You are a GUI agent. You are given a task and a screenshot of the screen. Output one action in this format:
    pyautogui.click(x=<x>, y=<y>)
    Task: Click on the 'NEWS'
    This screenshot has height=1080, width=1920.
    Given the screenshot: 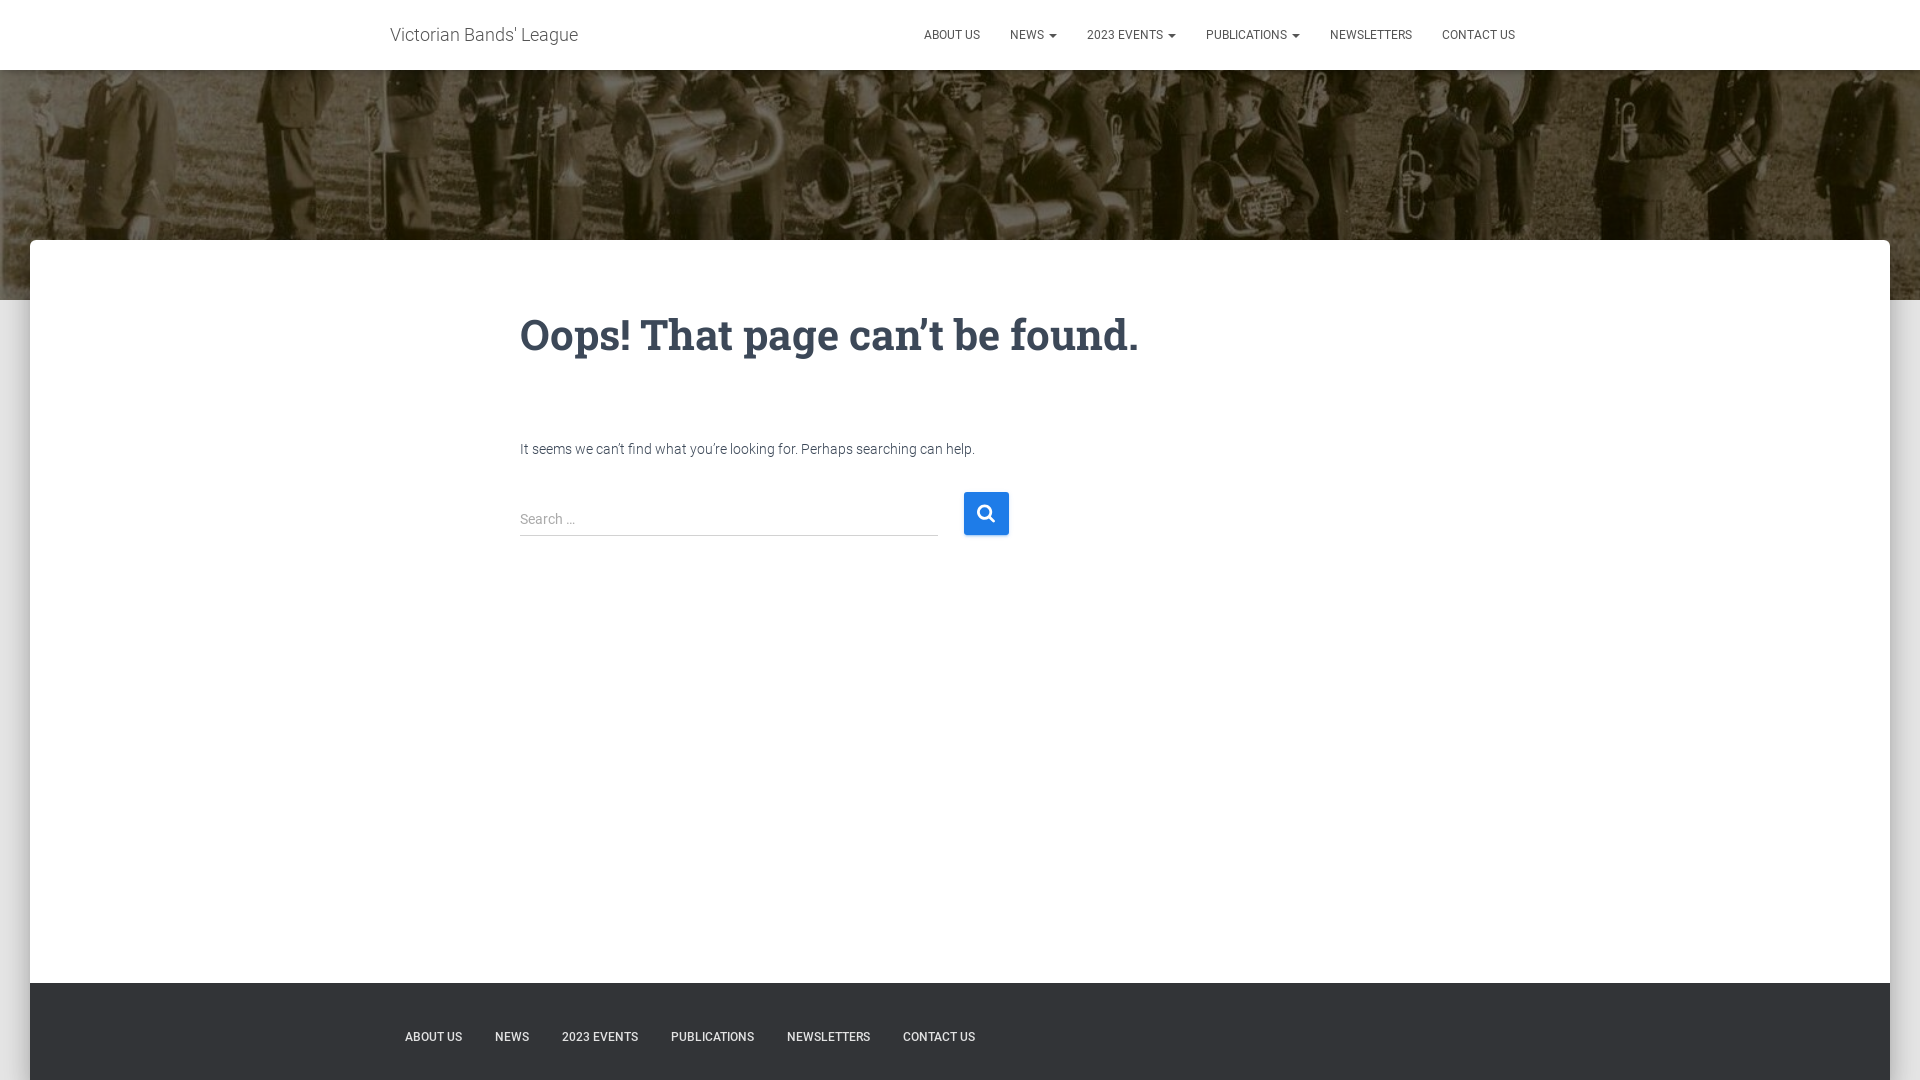 What is the action you would take?
    pyautogui.click(x=512, y=1036)
    